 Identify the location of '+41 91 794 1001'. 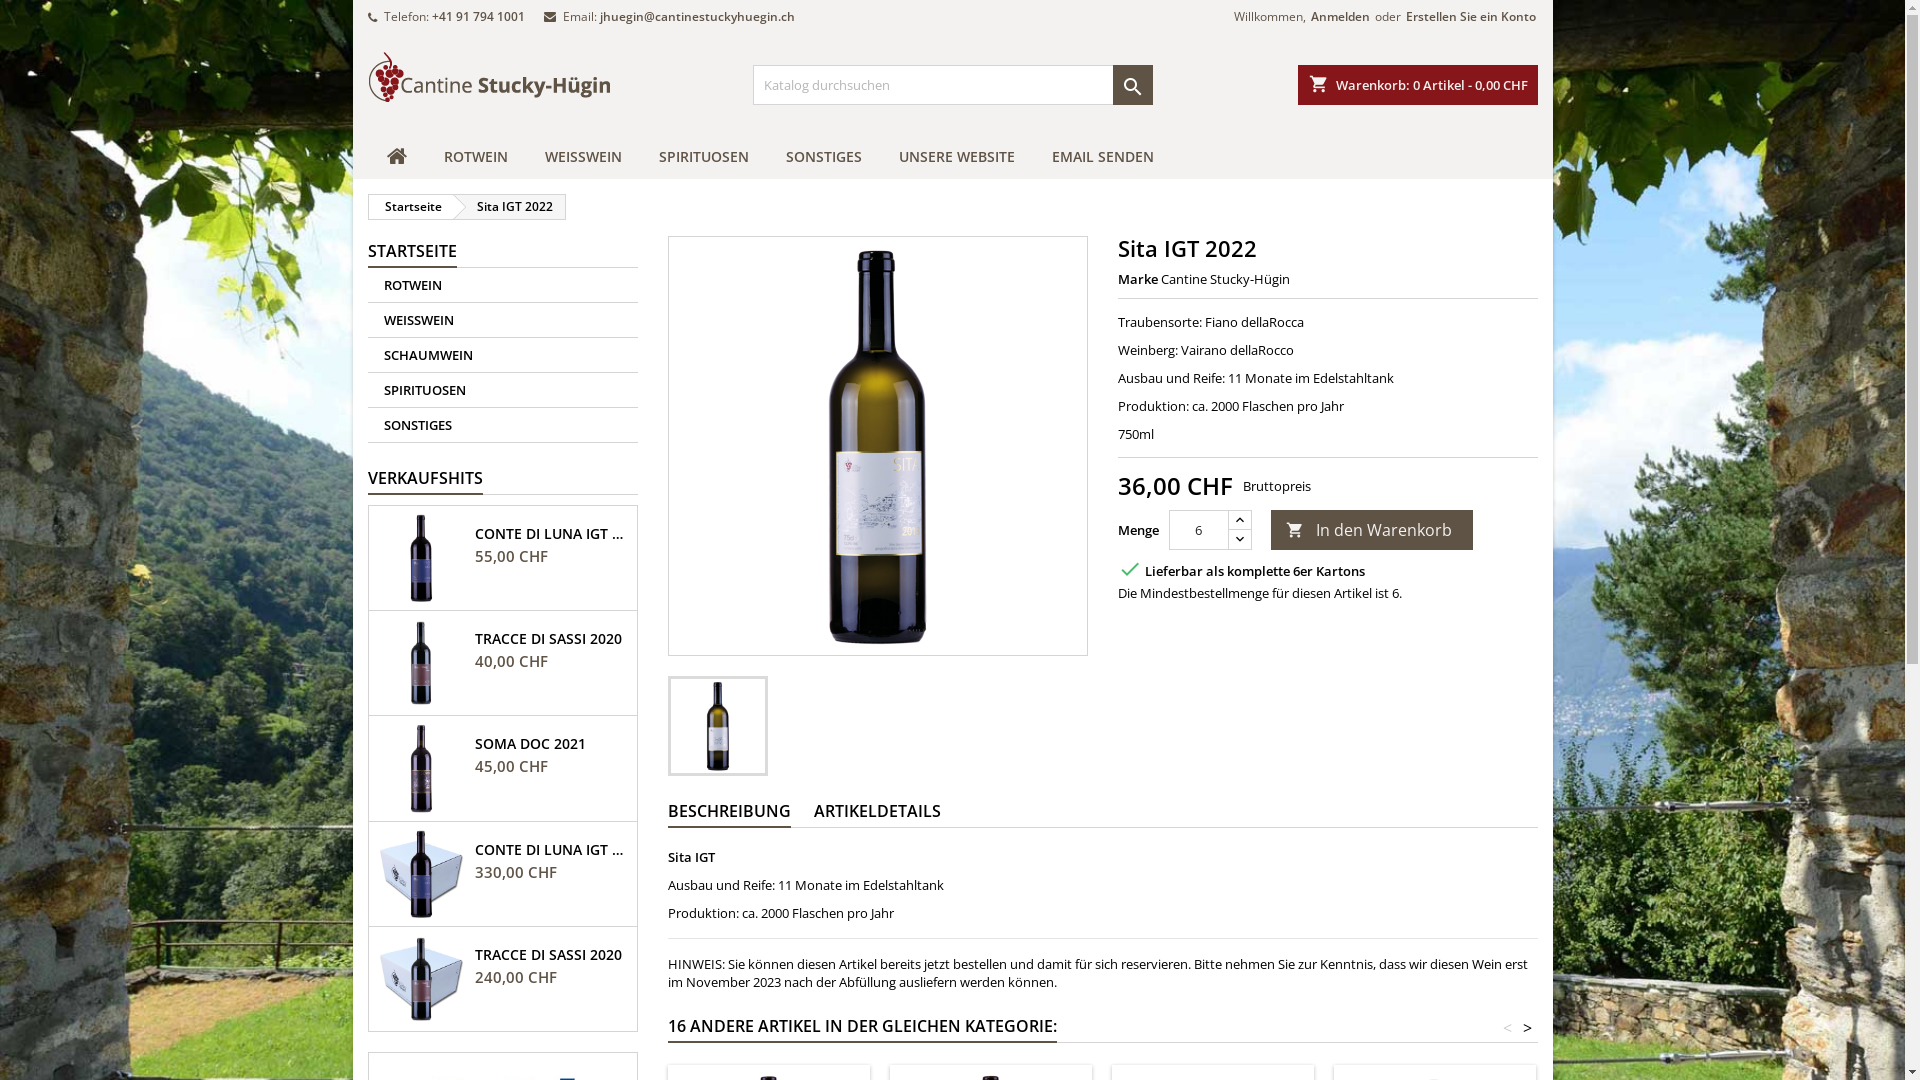
(477, 16).